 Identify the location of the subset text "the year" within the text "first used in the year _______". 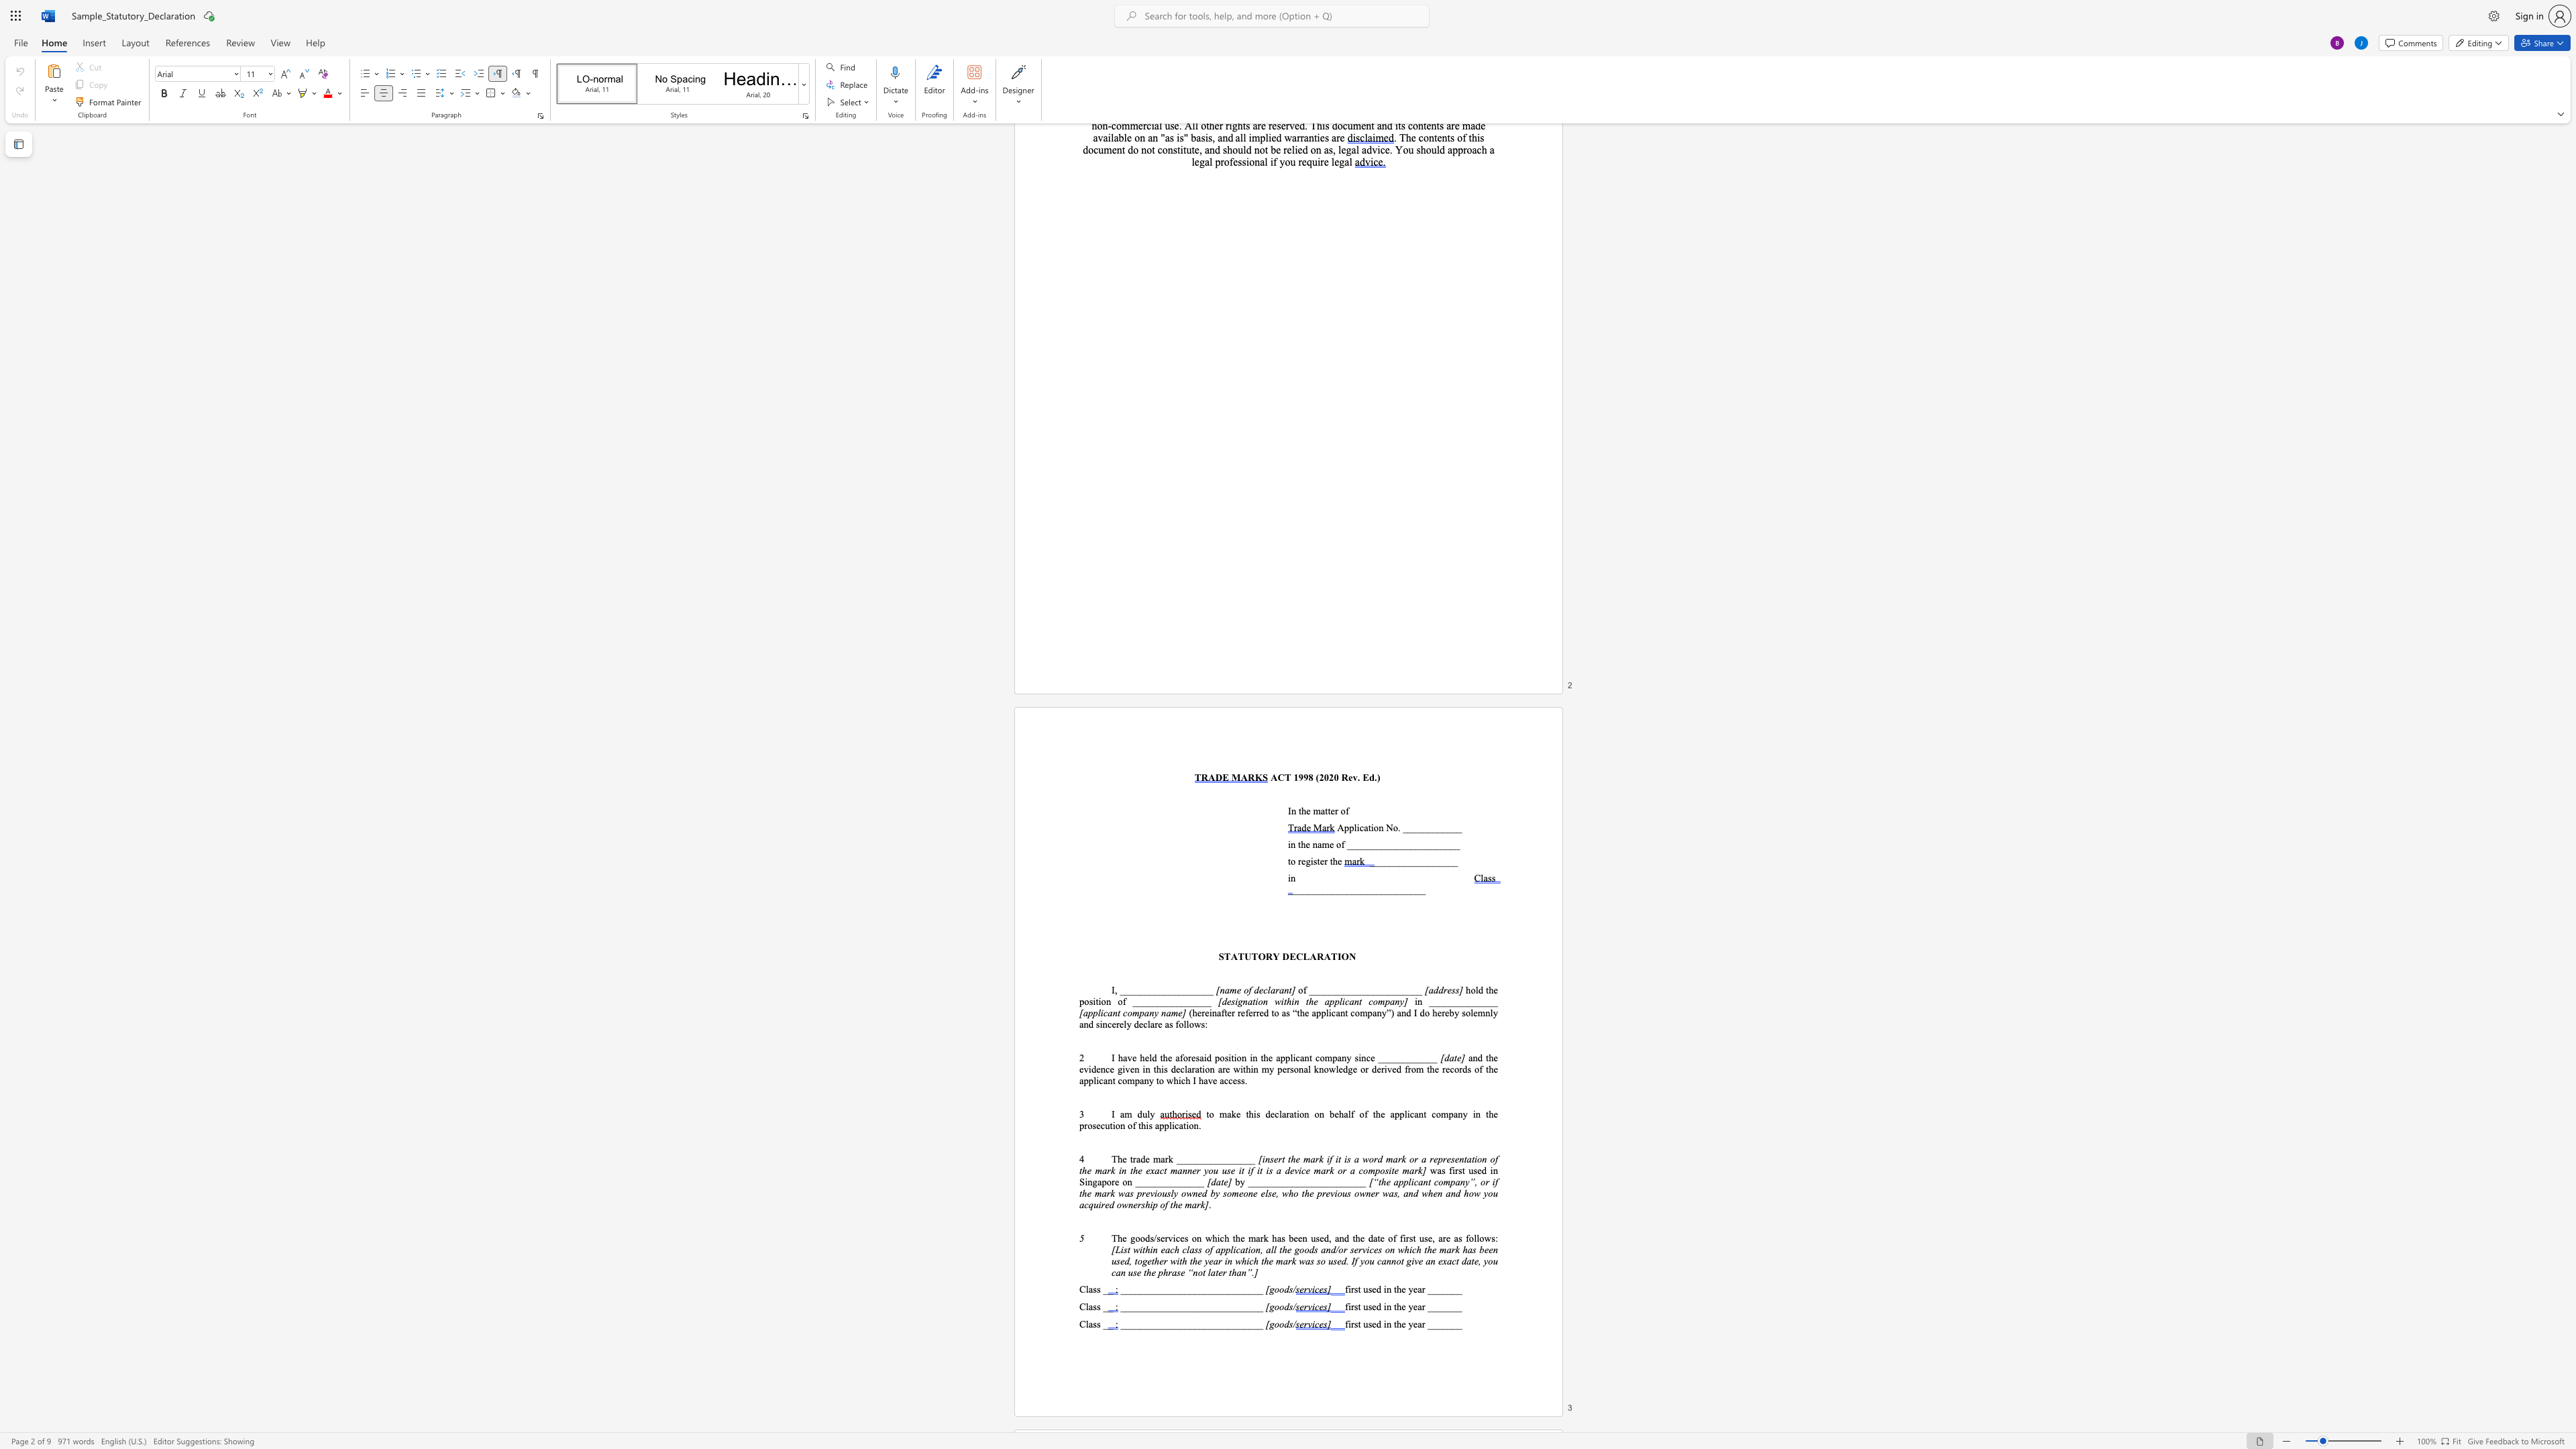
(1392, 1324).